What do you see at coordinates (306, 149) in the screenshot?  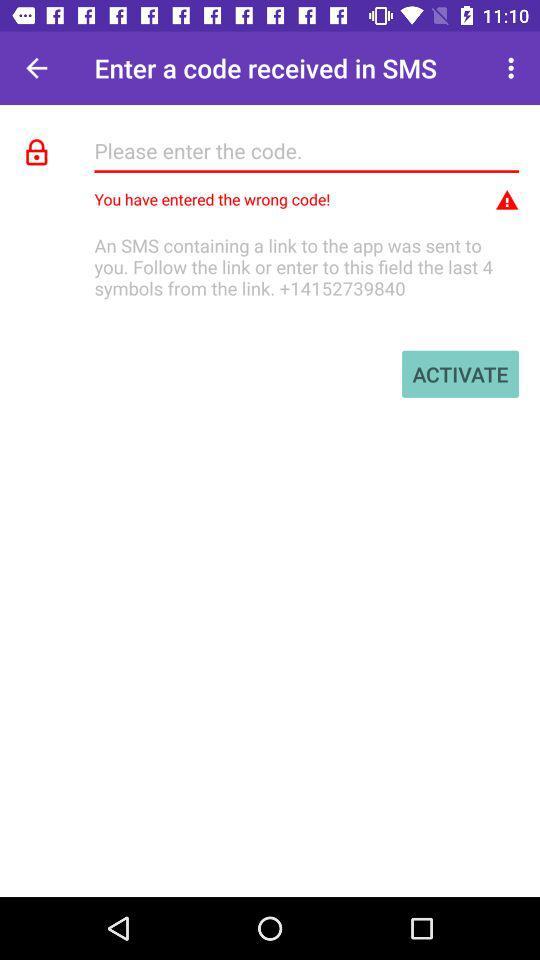 I see `type the code` at bounding box center [306, 149].